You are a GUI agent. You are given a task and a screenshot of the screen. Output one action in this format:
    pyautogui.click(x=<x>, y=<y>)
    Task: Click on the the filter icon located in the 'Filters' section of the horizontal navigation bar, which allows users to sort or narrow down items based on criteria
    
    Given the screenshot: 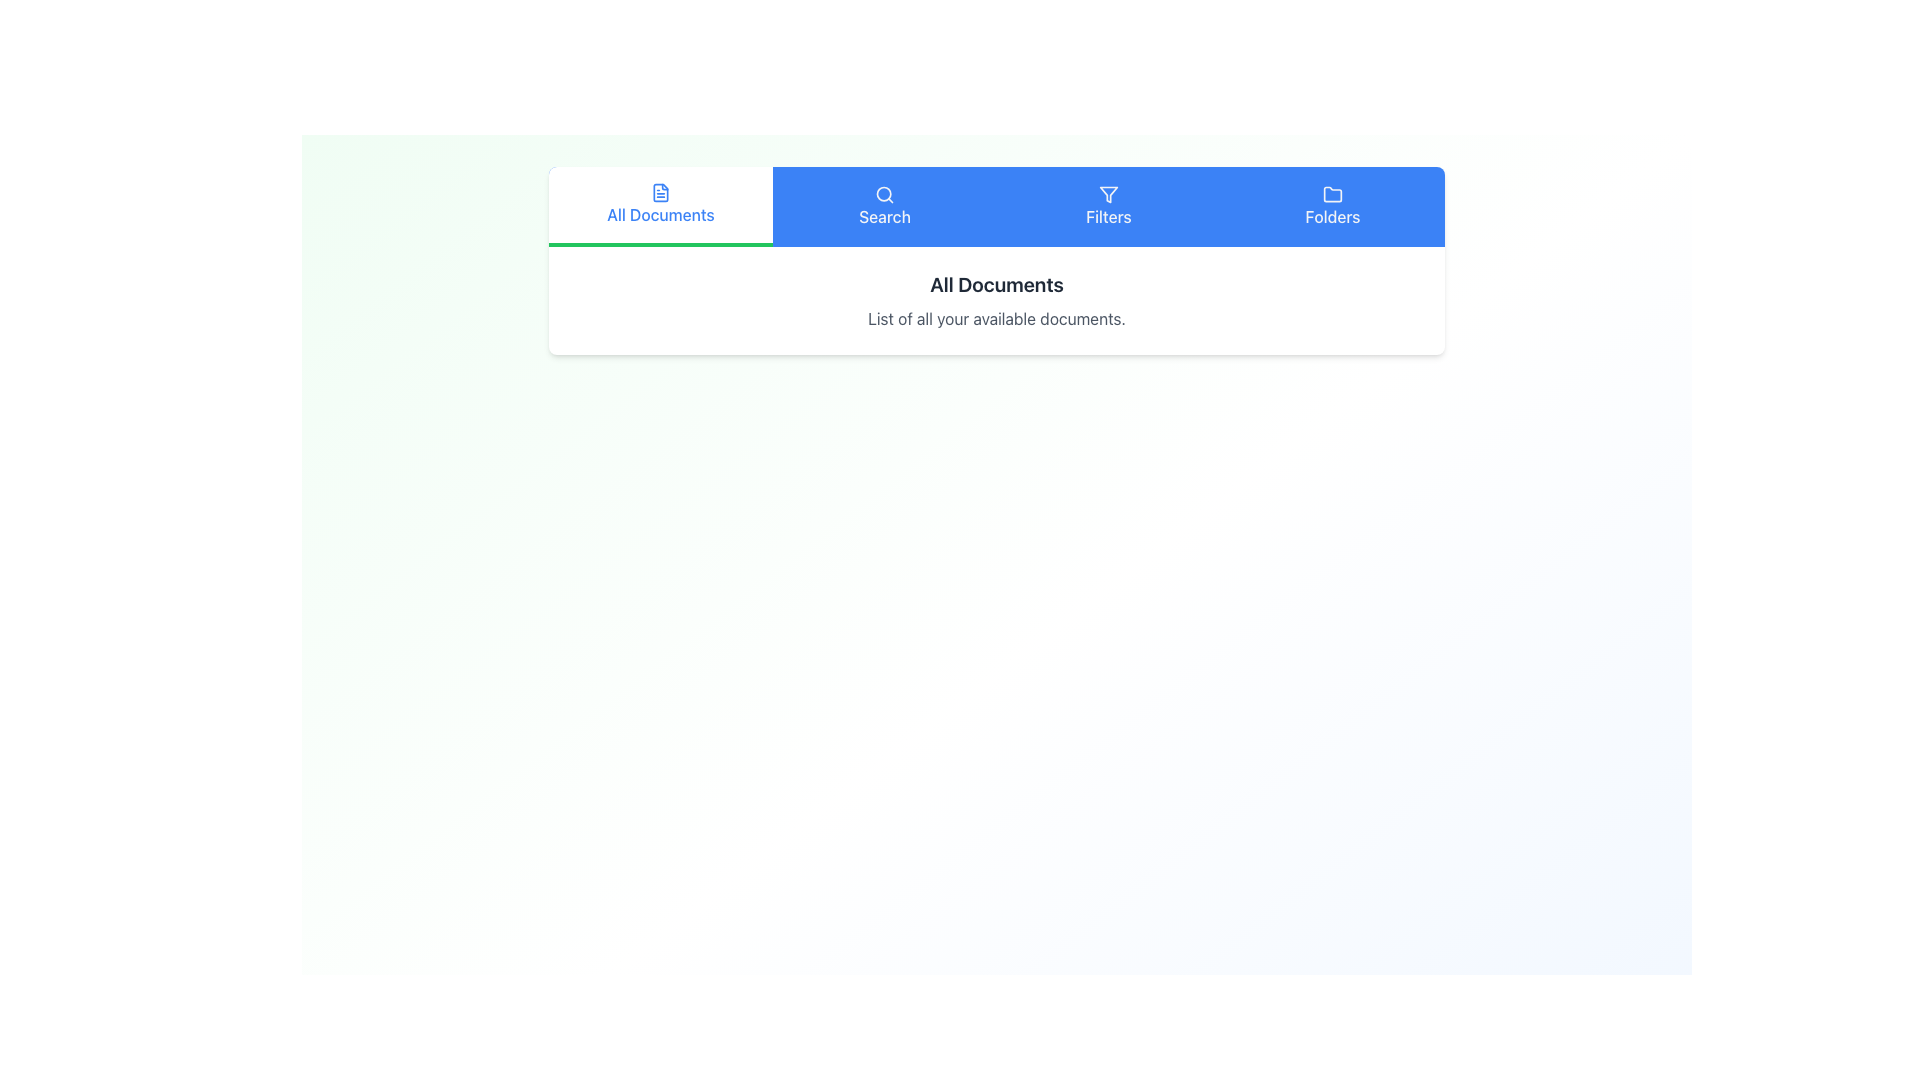 What is the action you would take?
    pyautogui.click(x=1107, y=195)
    